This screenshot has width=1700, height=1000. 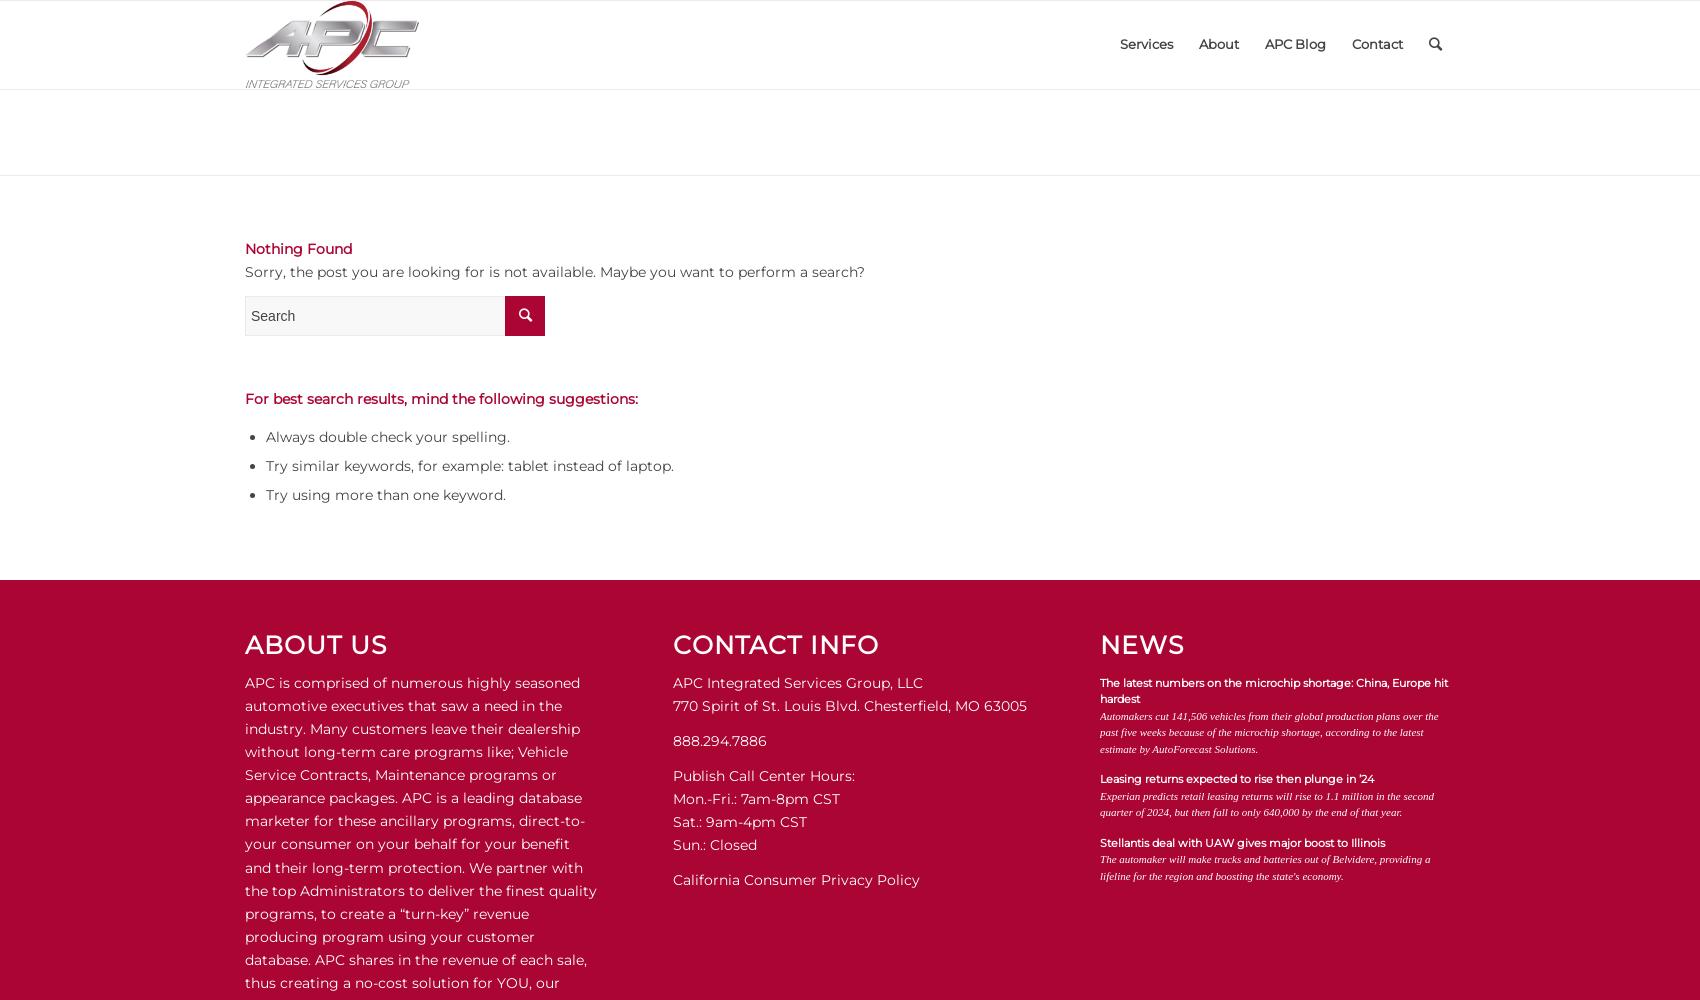 I want to click on 'Publish Call Center Hours:', so click(x=761, y=775).